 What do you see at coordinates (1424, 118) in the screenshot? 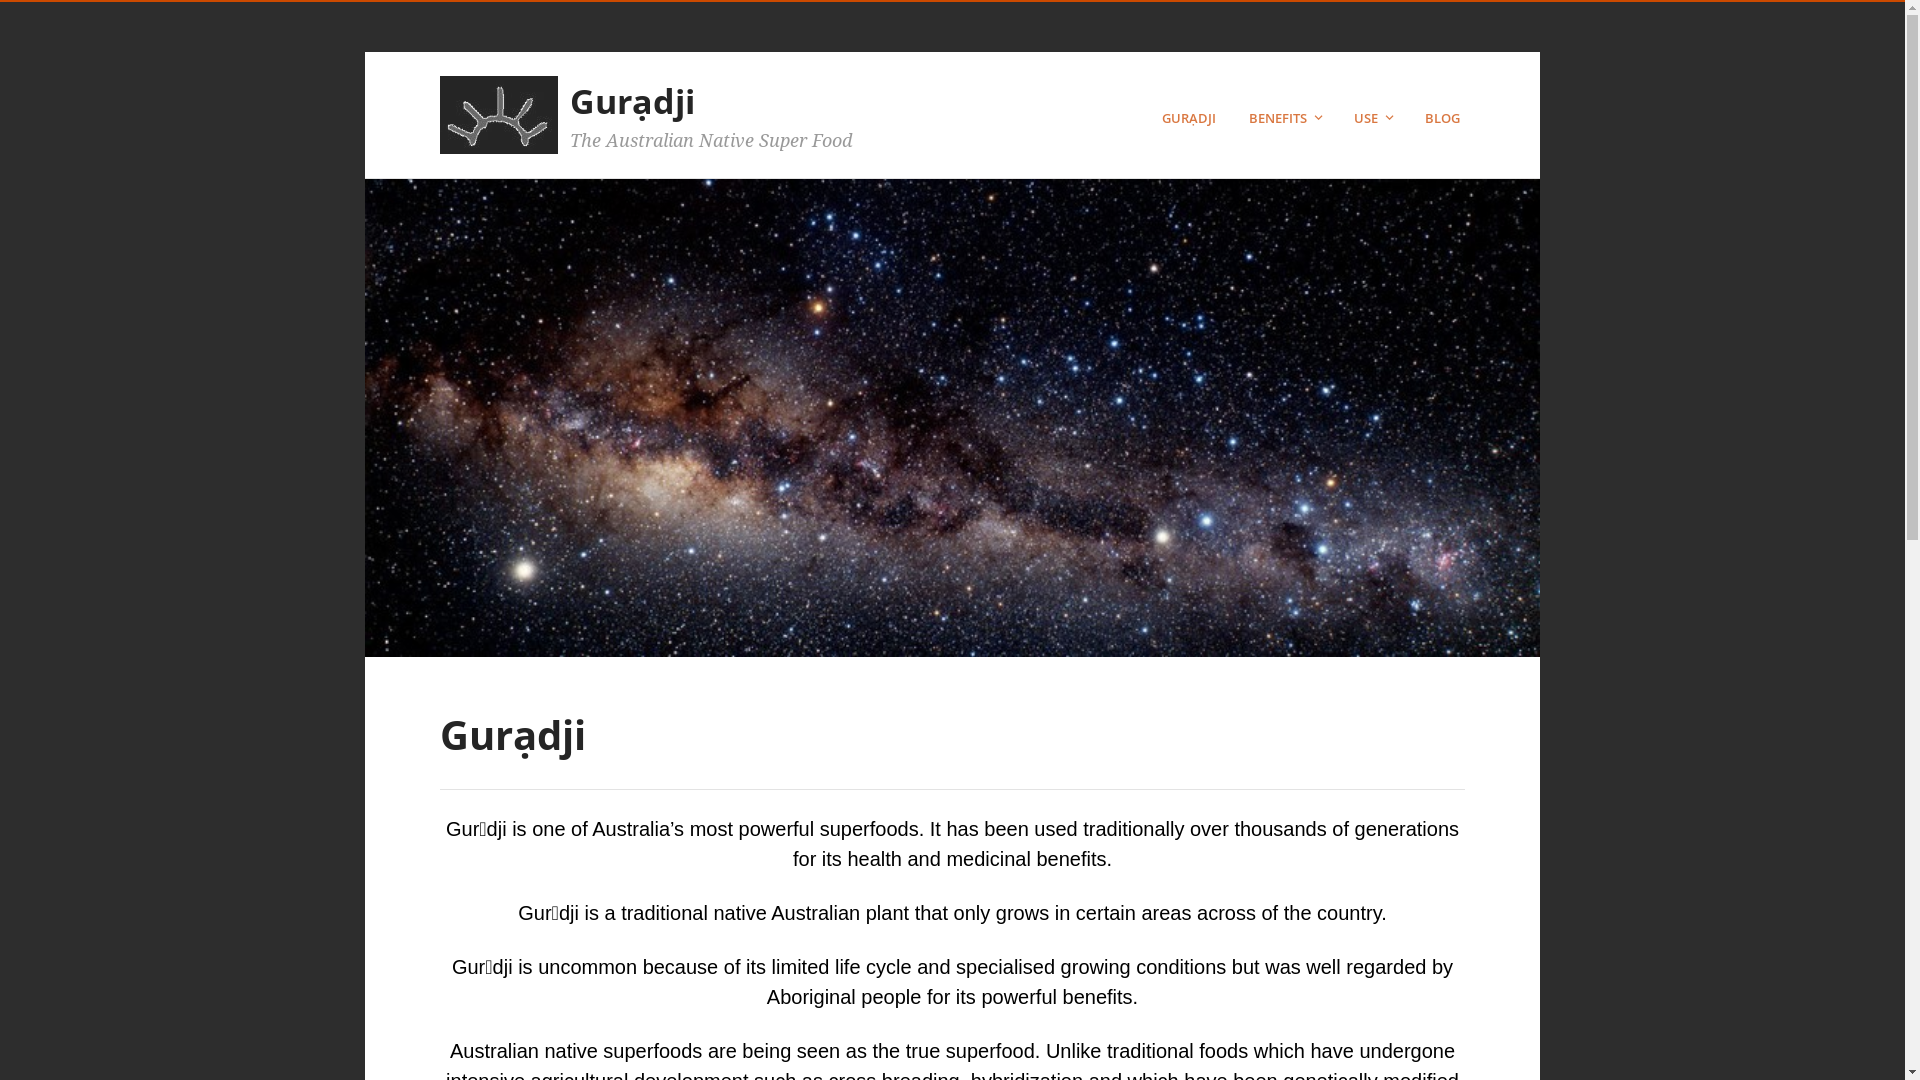
I see `'BLOG'` at bounding box center [1424, 118].